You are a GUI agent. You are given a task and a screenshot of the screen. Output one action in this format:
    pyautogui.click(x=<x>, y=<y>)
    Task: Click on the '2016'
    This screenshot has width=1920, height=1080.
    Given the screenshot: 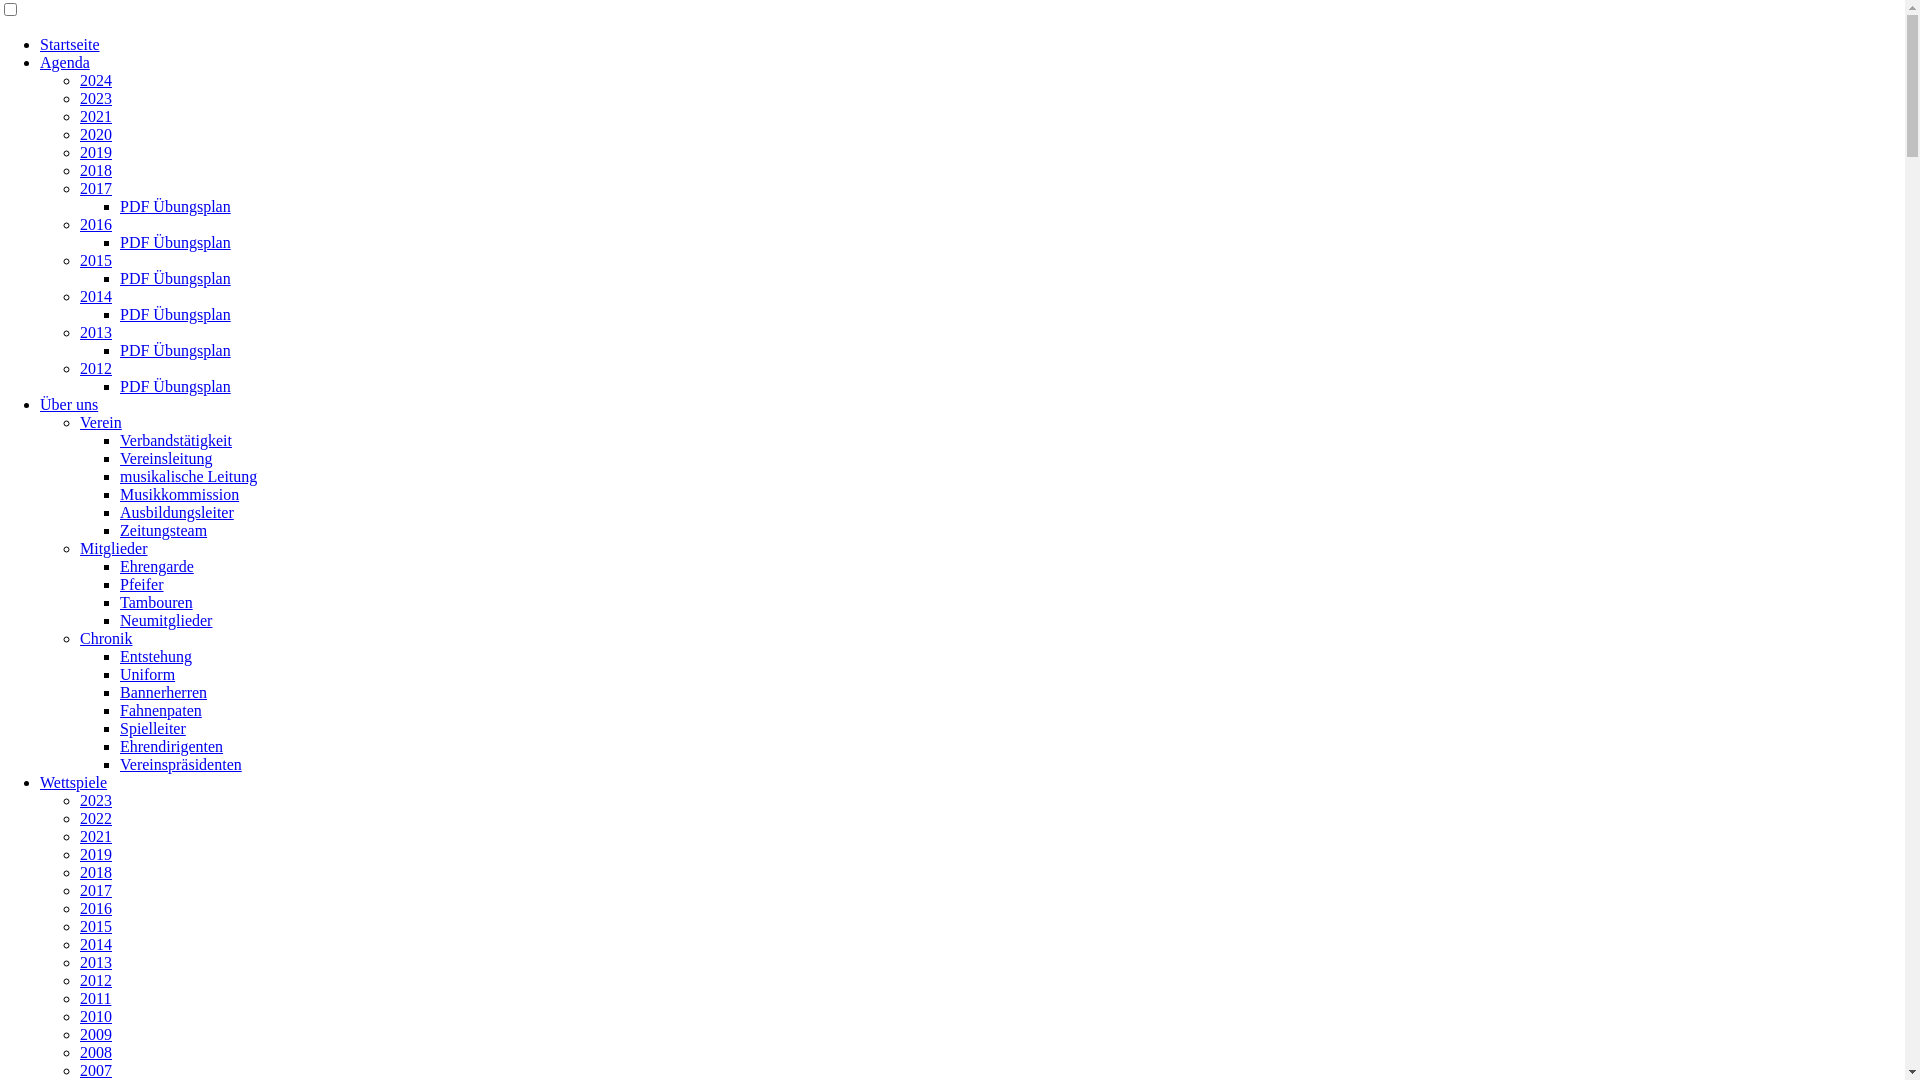 What is the action you would take?
    pyautogui.click(x=95, y=224)
    